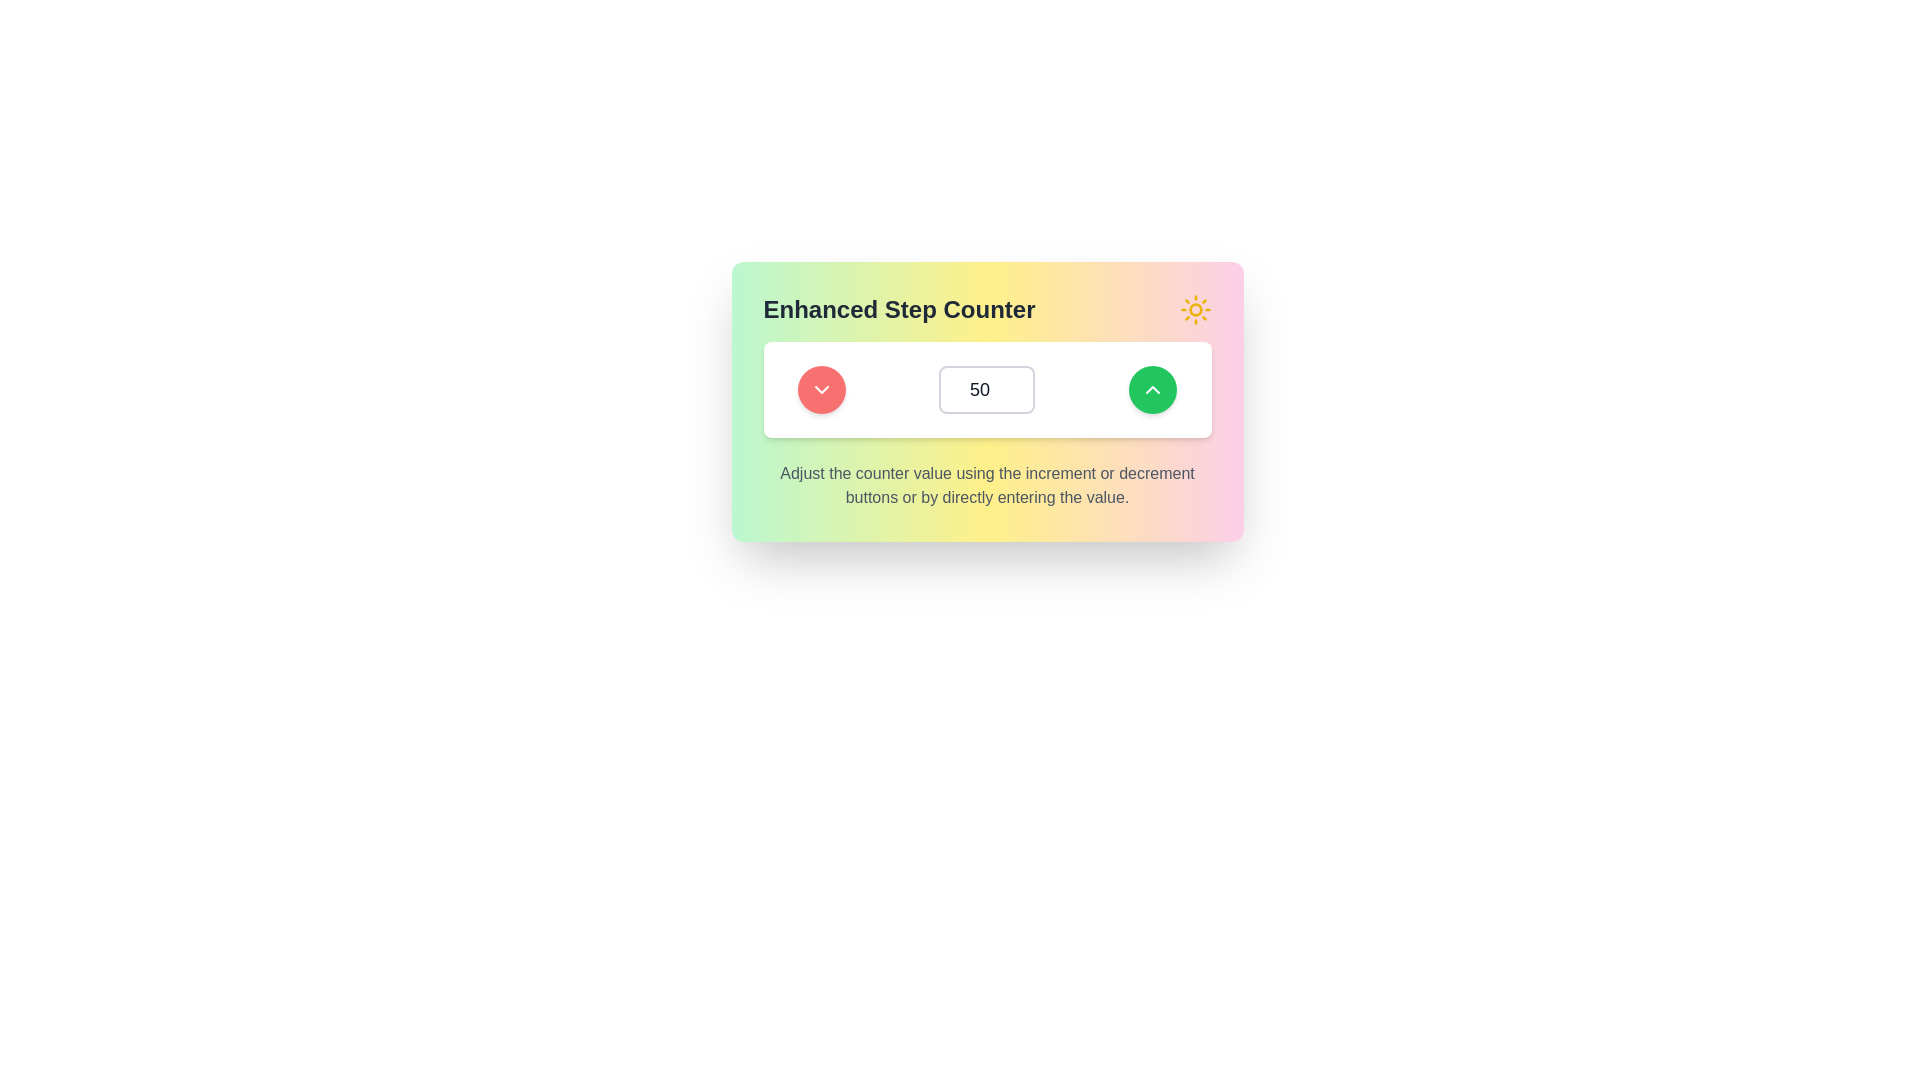 The width and height of the screenshot is (1920, 1080). What do you see at coordinates (822, 389) in the screenshot?
I see `the circular red button with a white down-arrow icon located to the left of the numeric input box in the 'Enhanced Step Counter' card to decrease the value` at bounding box center [822, 389].